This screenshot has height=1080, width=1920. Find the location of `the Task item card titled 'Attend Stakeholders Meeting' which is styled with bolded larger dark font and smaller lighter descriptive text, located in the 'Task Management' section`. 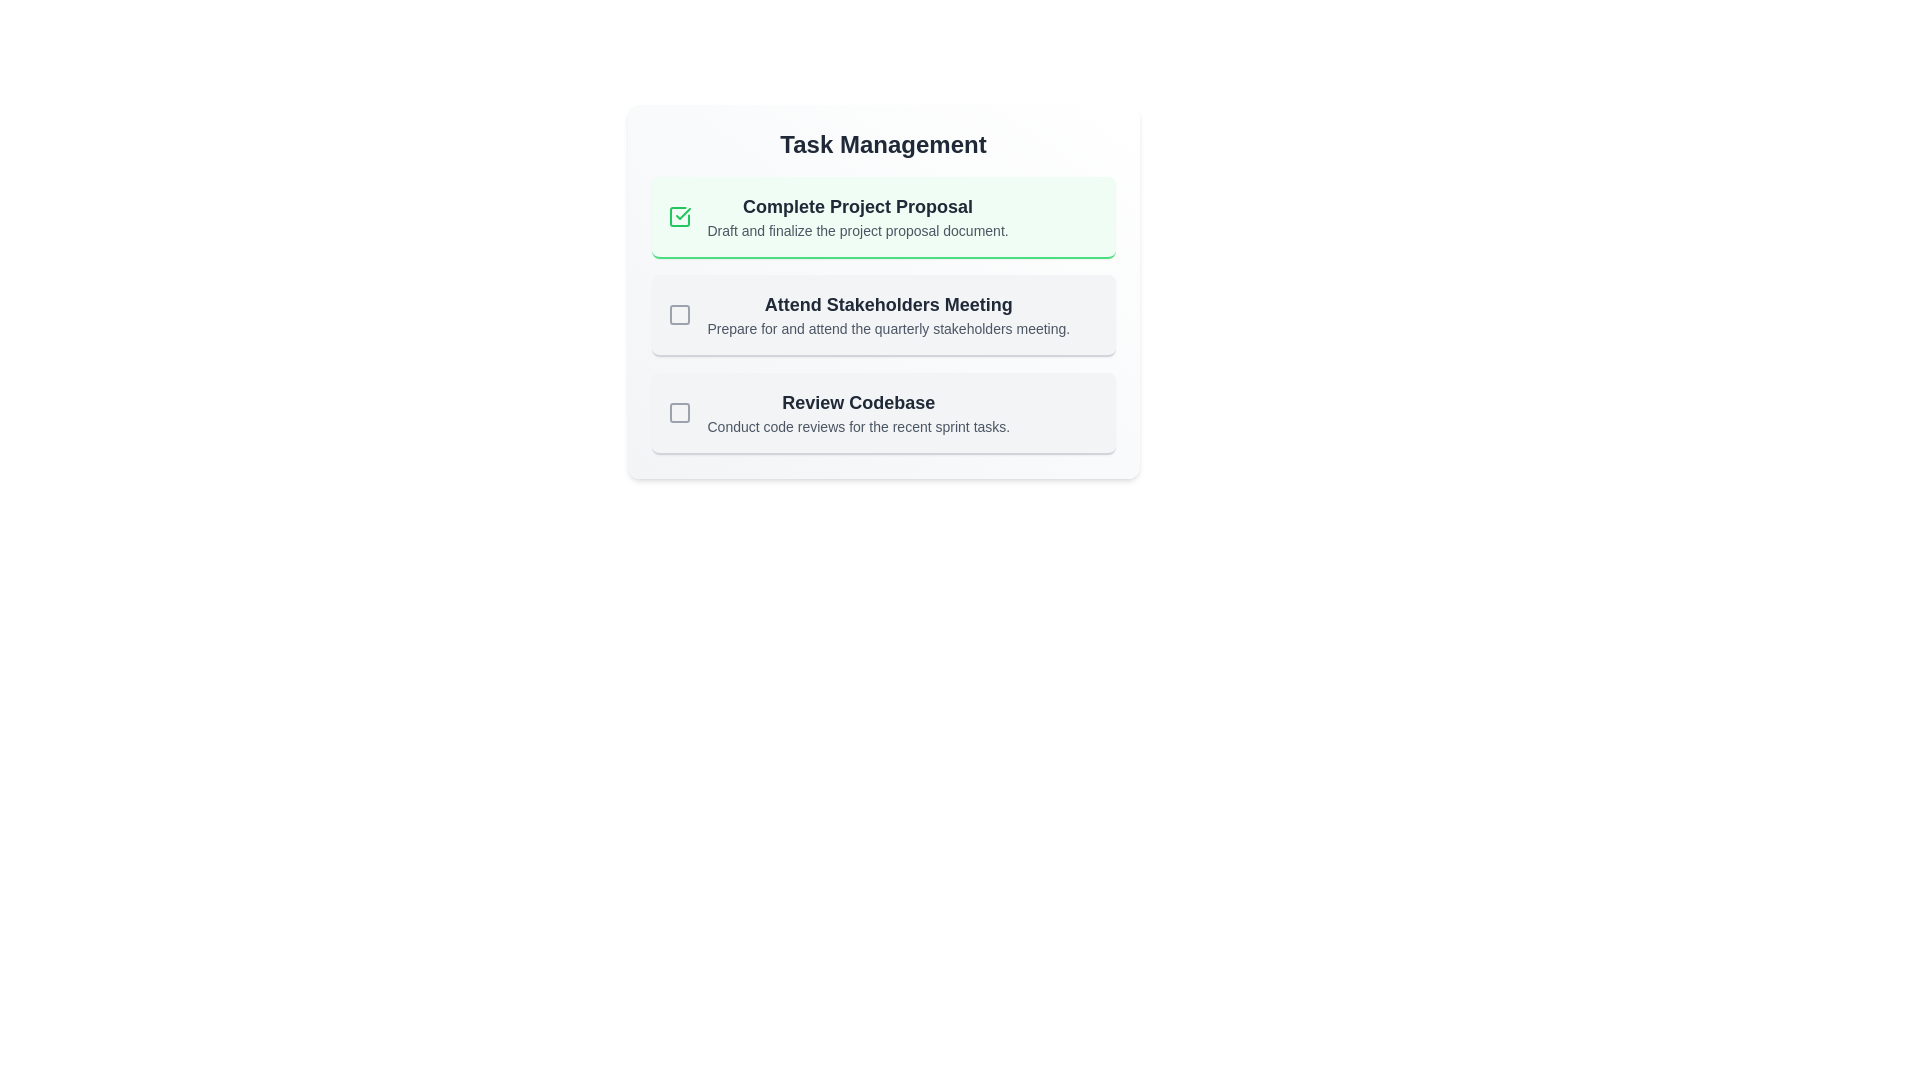

the Task item card titled 'Attend Stakeholders Meeting' which is styled with bolded larger dark font and smaller lighter descriptive text, located in the 'Task Management' section is located at coordinates (887, 315).